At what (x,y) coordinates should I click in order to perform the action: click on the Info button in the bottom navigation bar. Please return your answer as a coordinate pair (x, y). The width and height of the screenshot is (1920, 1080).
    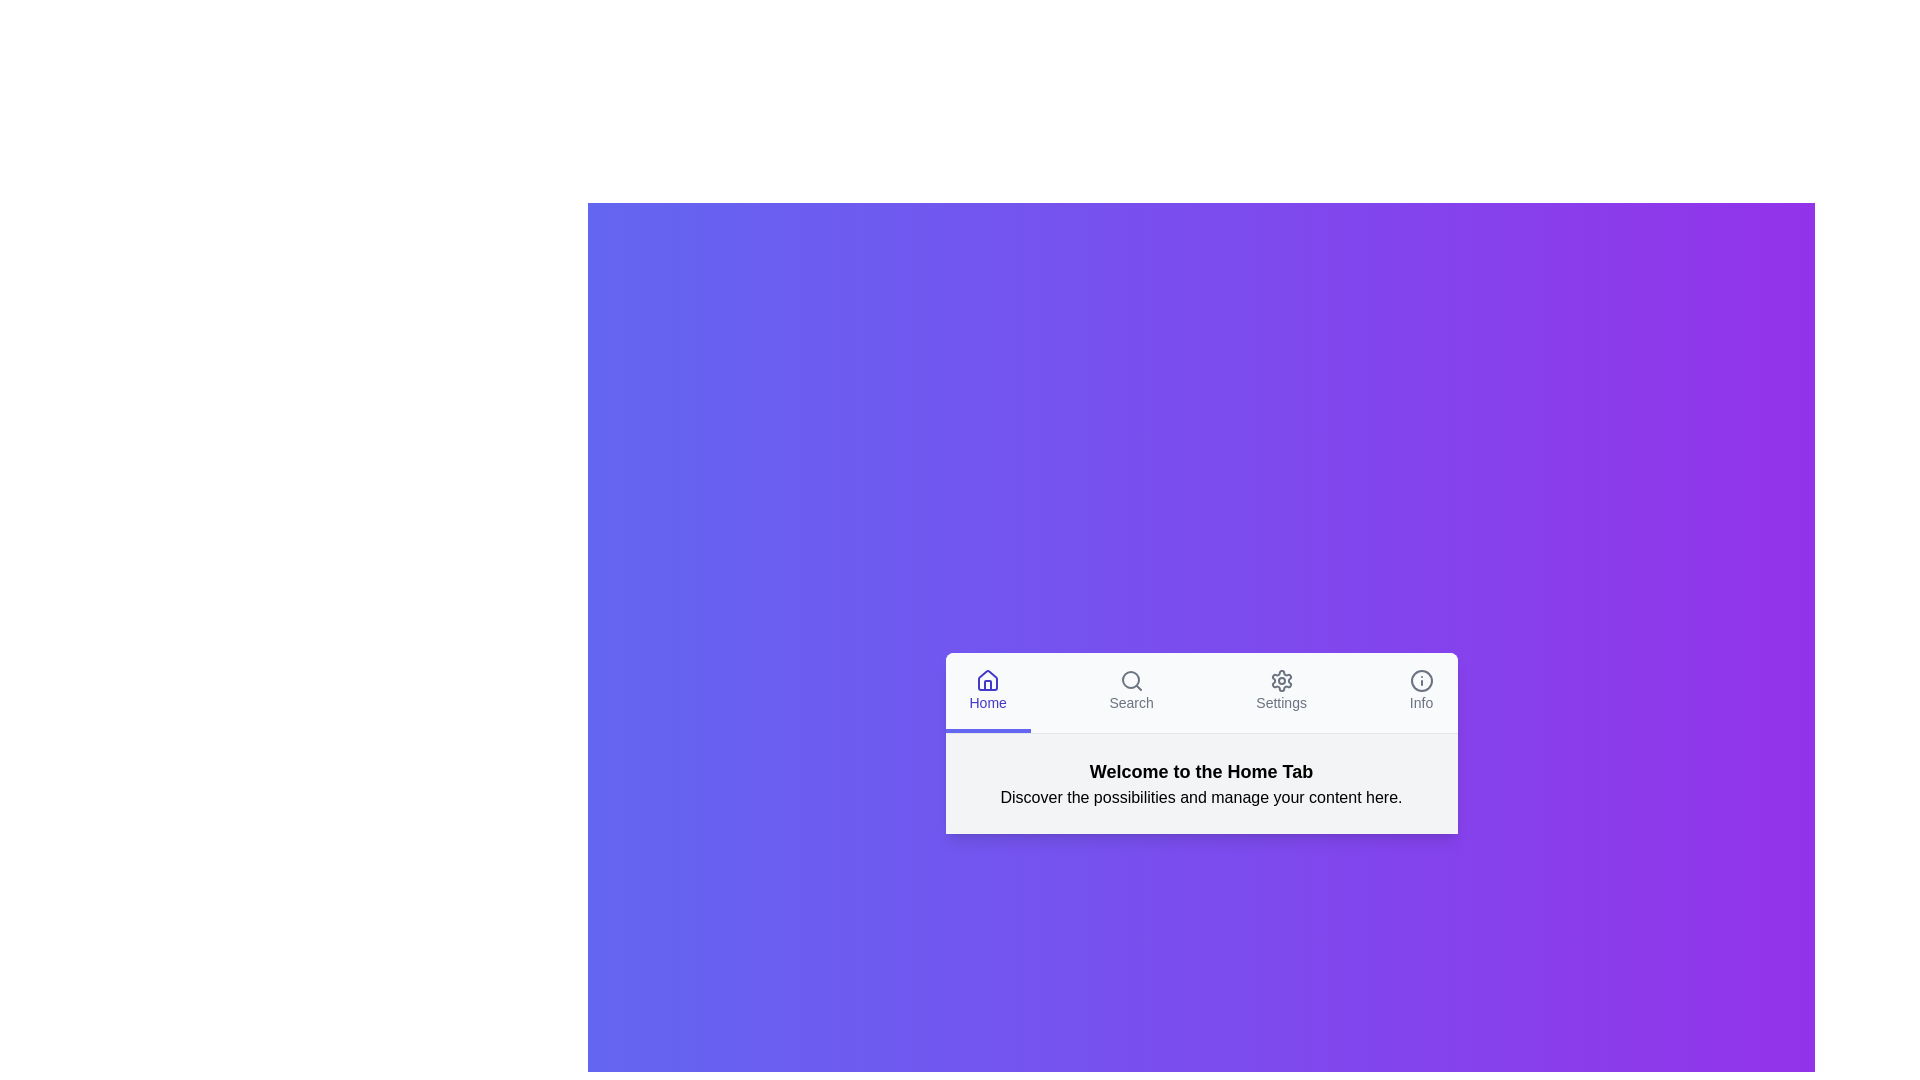
    Looking at the image, I should click on (1420, 691).